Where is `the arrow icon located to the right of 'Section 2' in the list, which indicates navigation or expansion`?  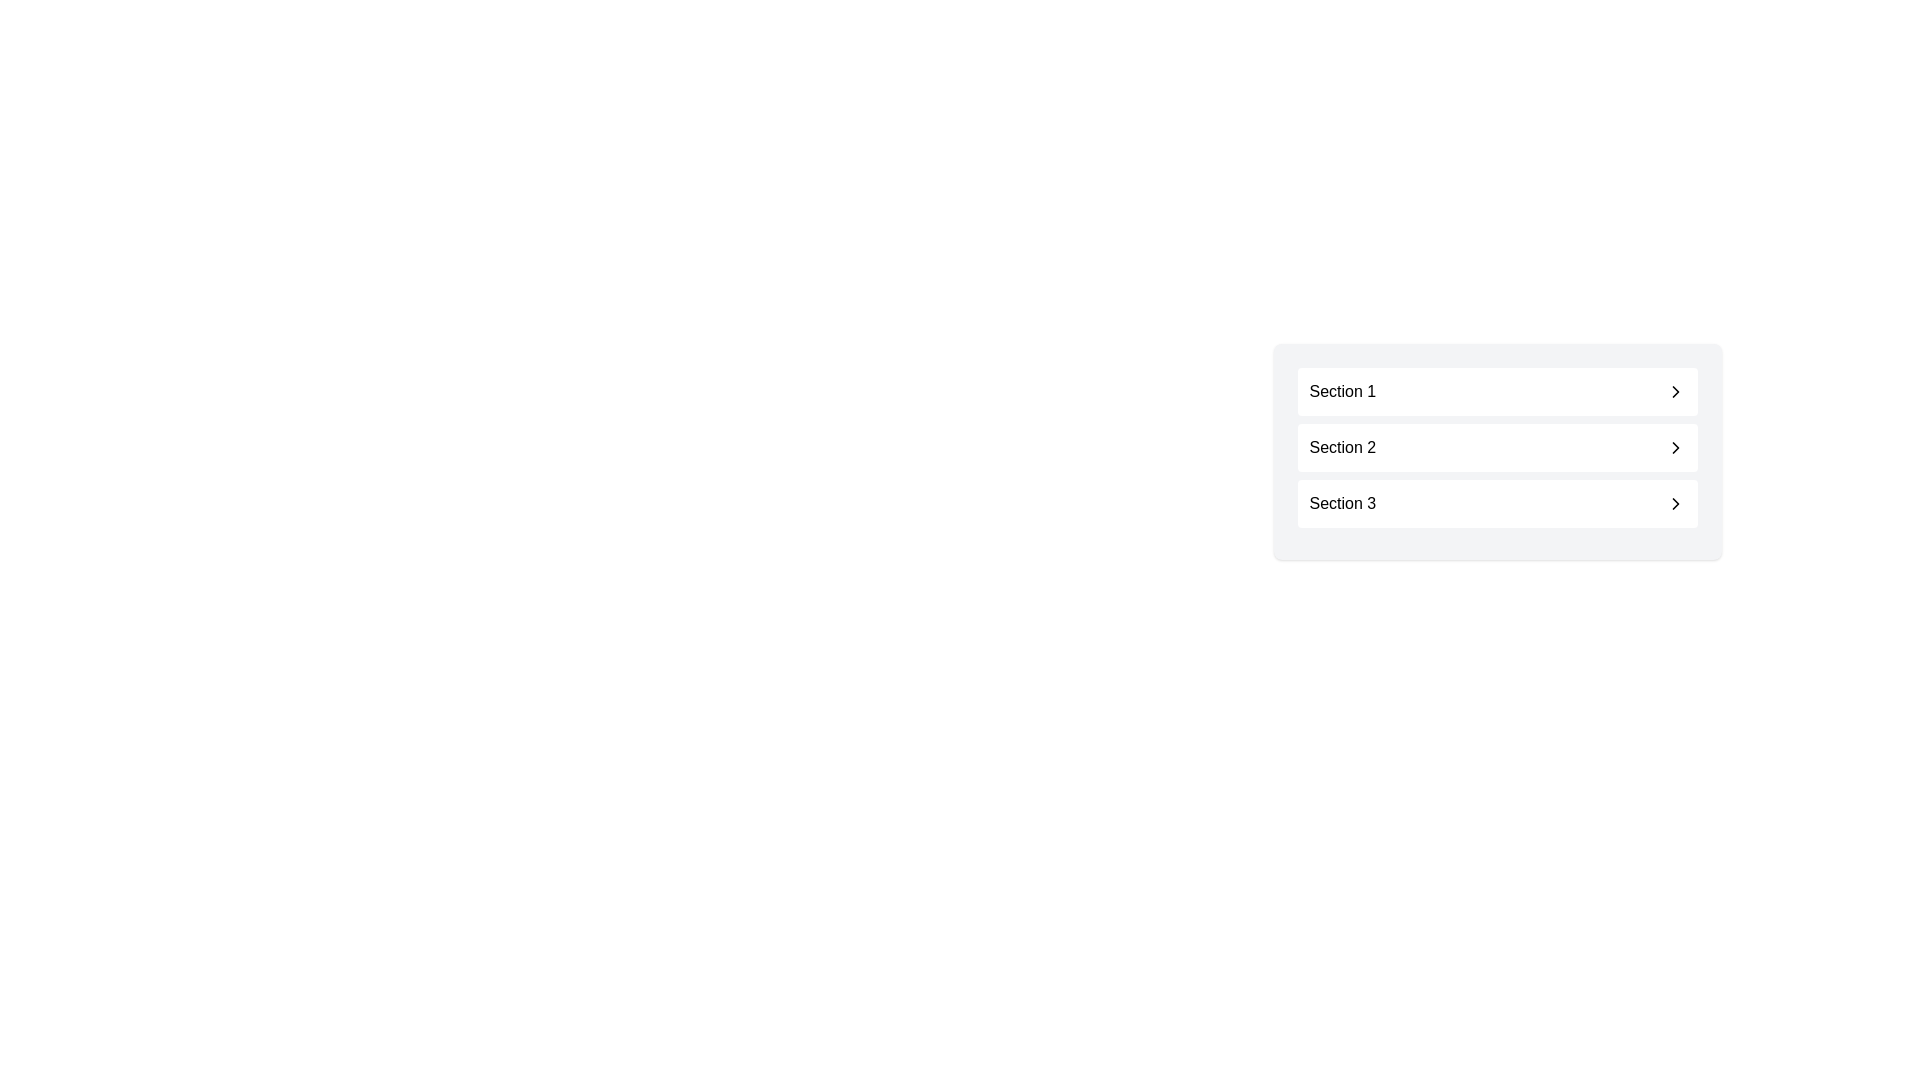
the arrow icon located to the right of 'Section 2' in the list, which indicates navigation or expansion is located at coordinates (1675, 446).